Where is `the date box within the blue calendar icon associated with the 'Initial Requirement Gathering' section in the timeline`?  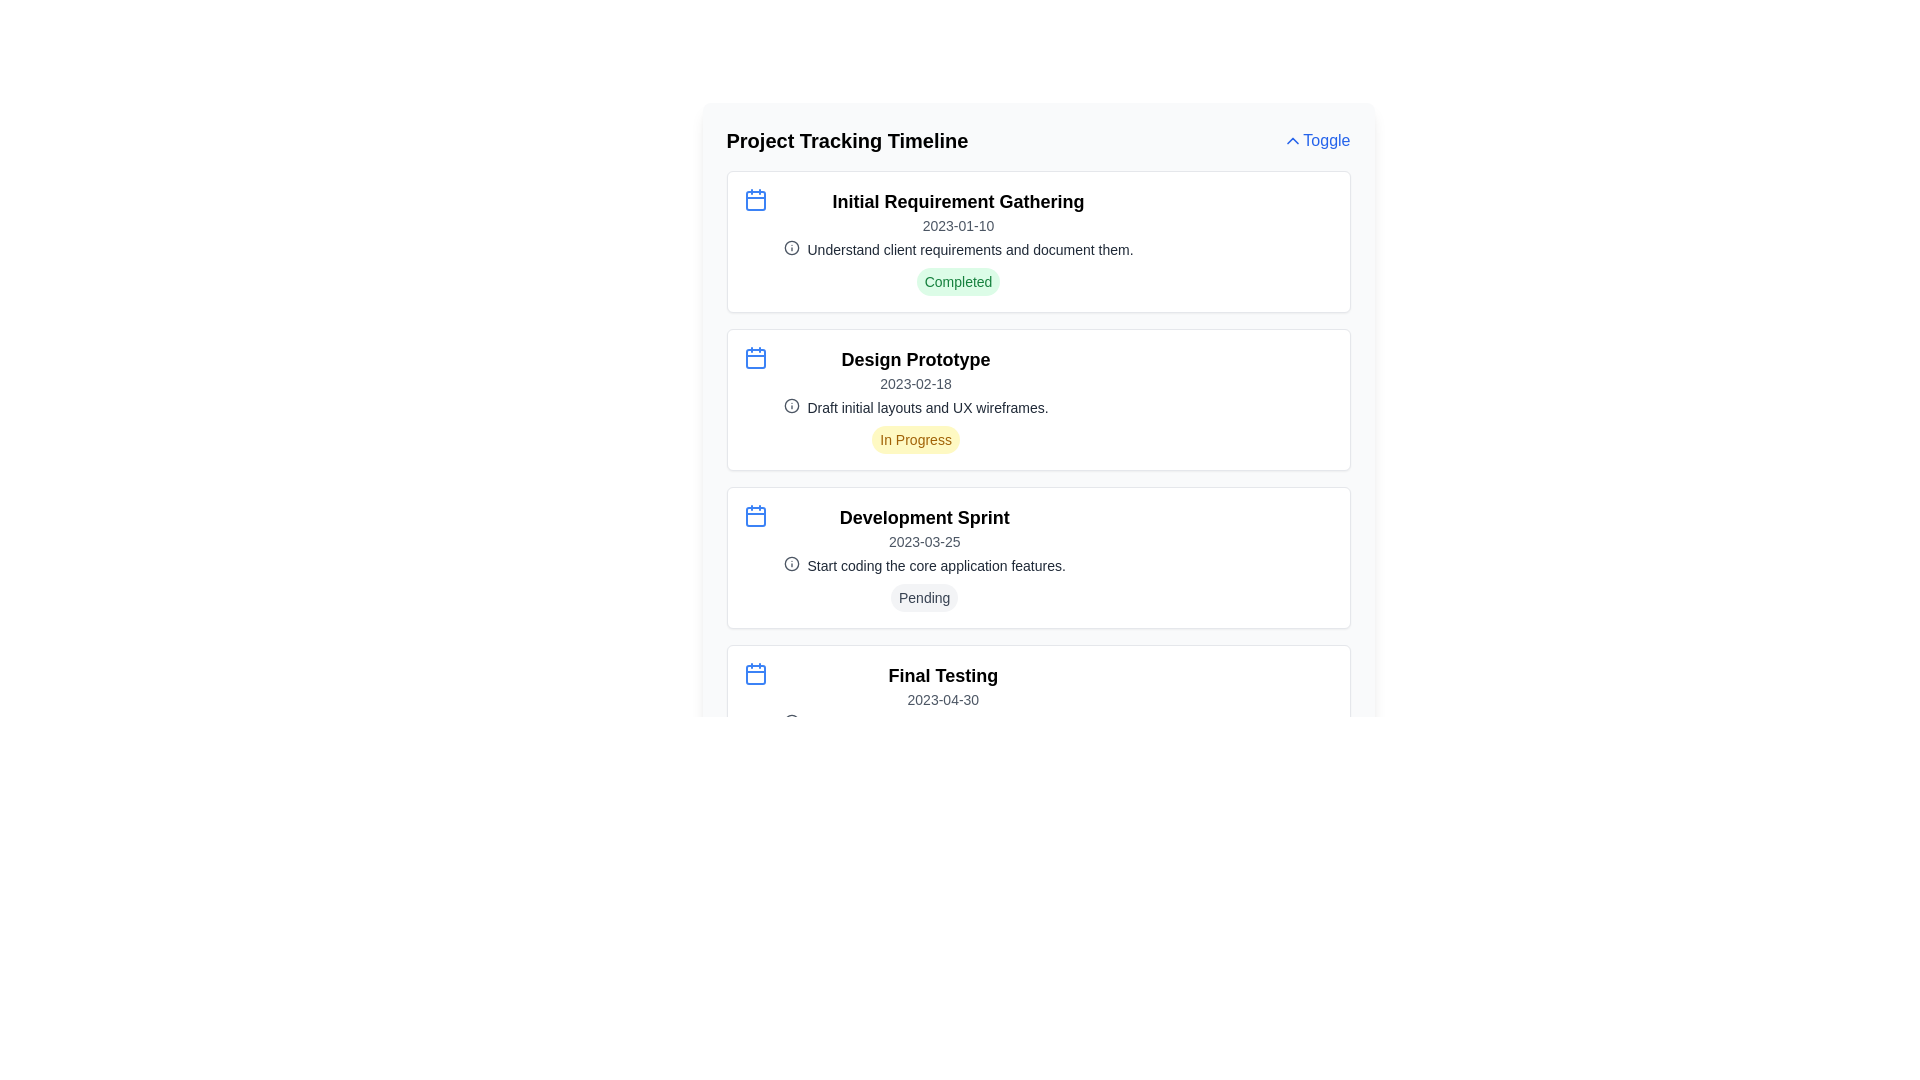 the date box within the blue calendar icon associated with the 'Initial Requirement Gathering' section in the timeline is located at coordinates (754, 200).